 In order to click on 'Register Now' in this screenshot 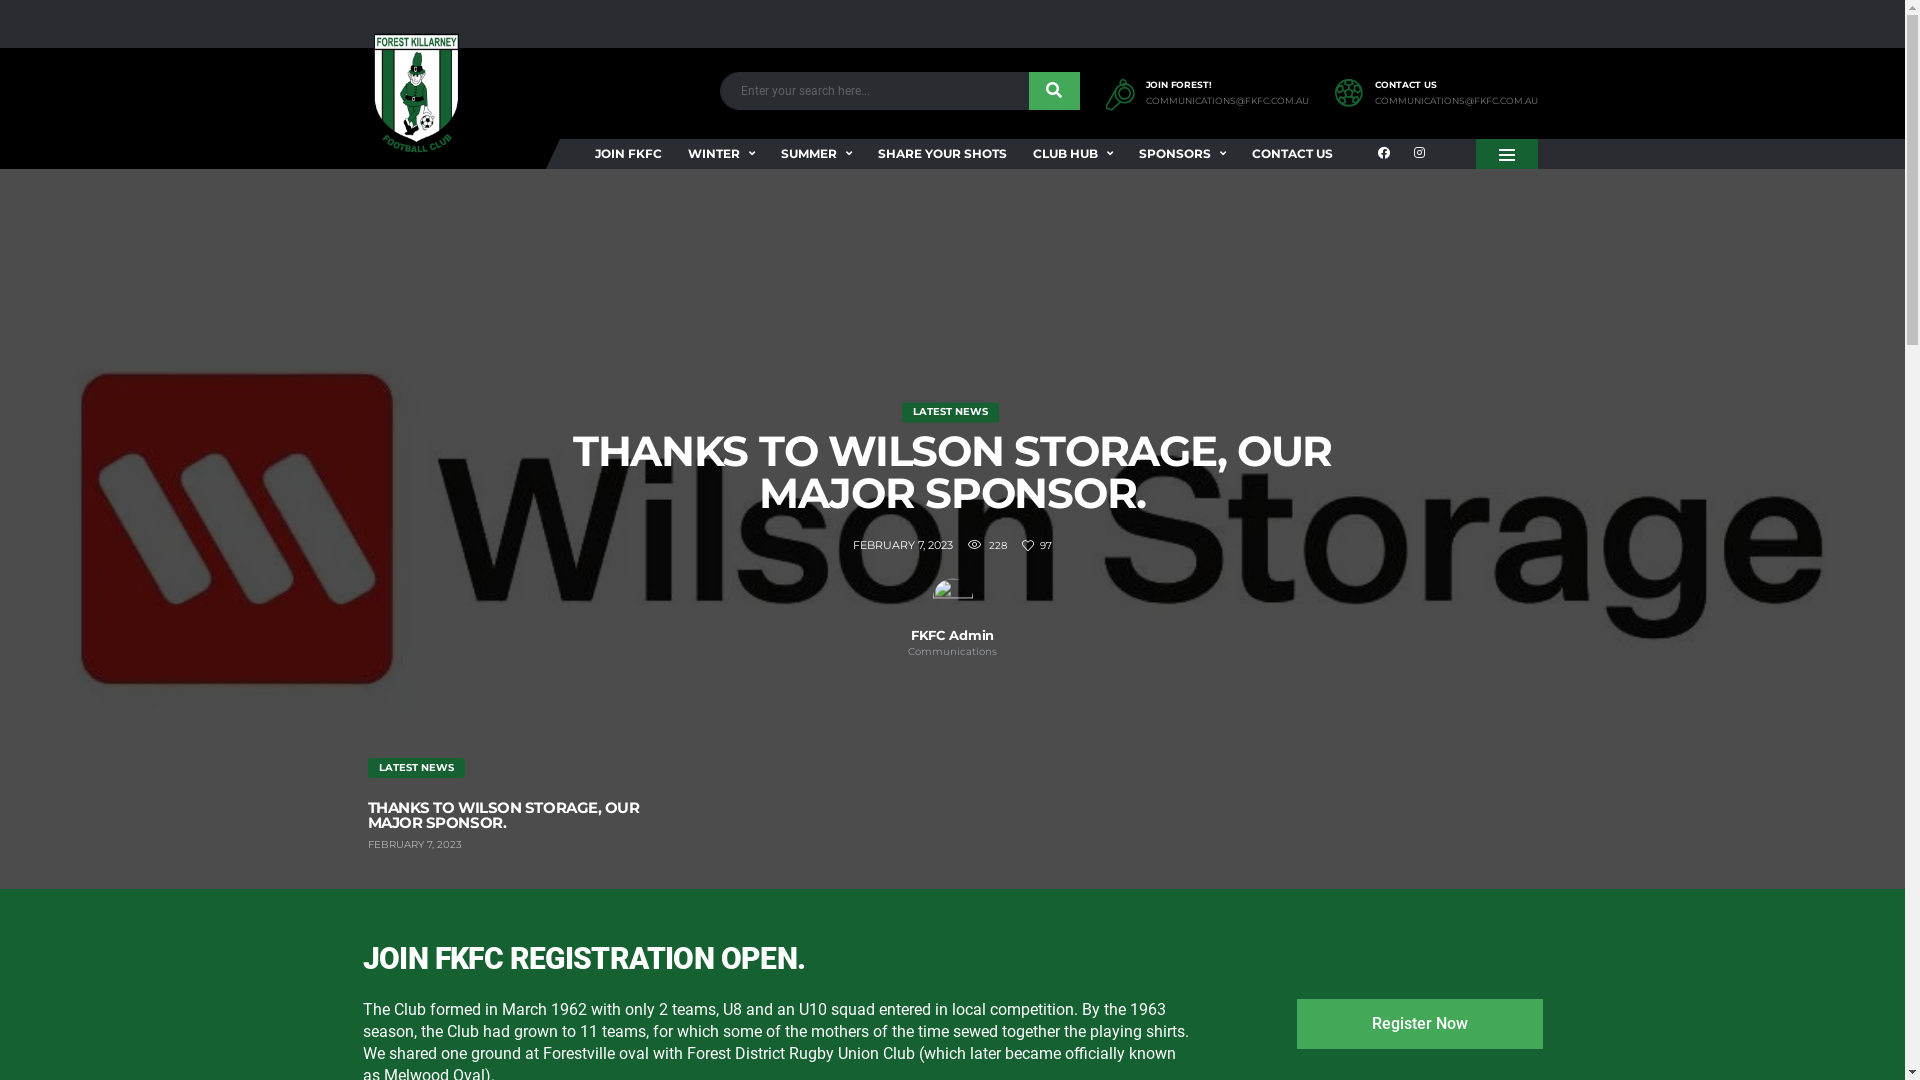, I will do `click(1418, 1023)`.